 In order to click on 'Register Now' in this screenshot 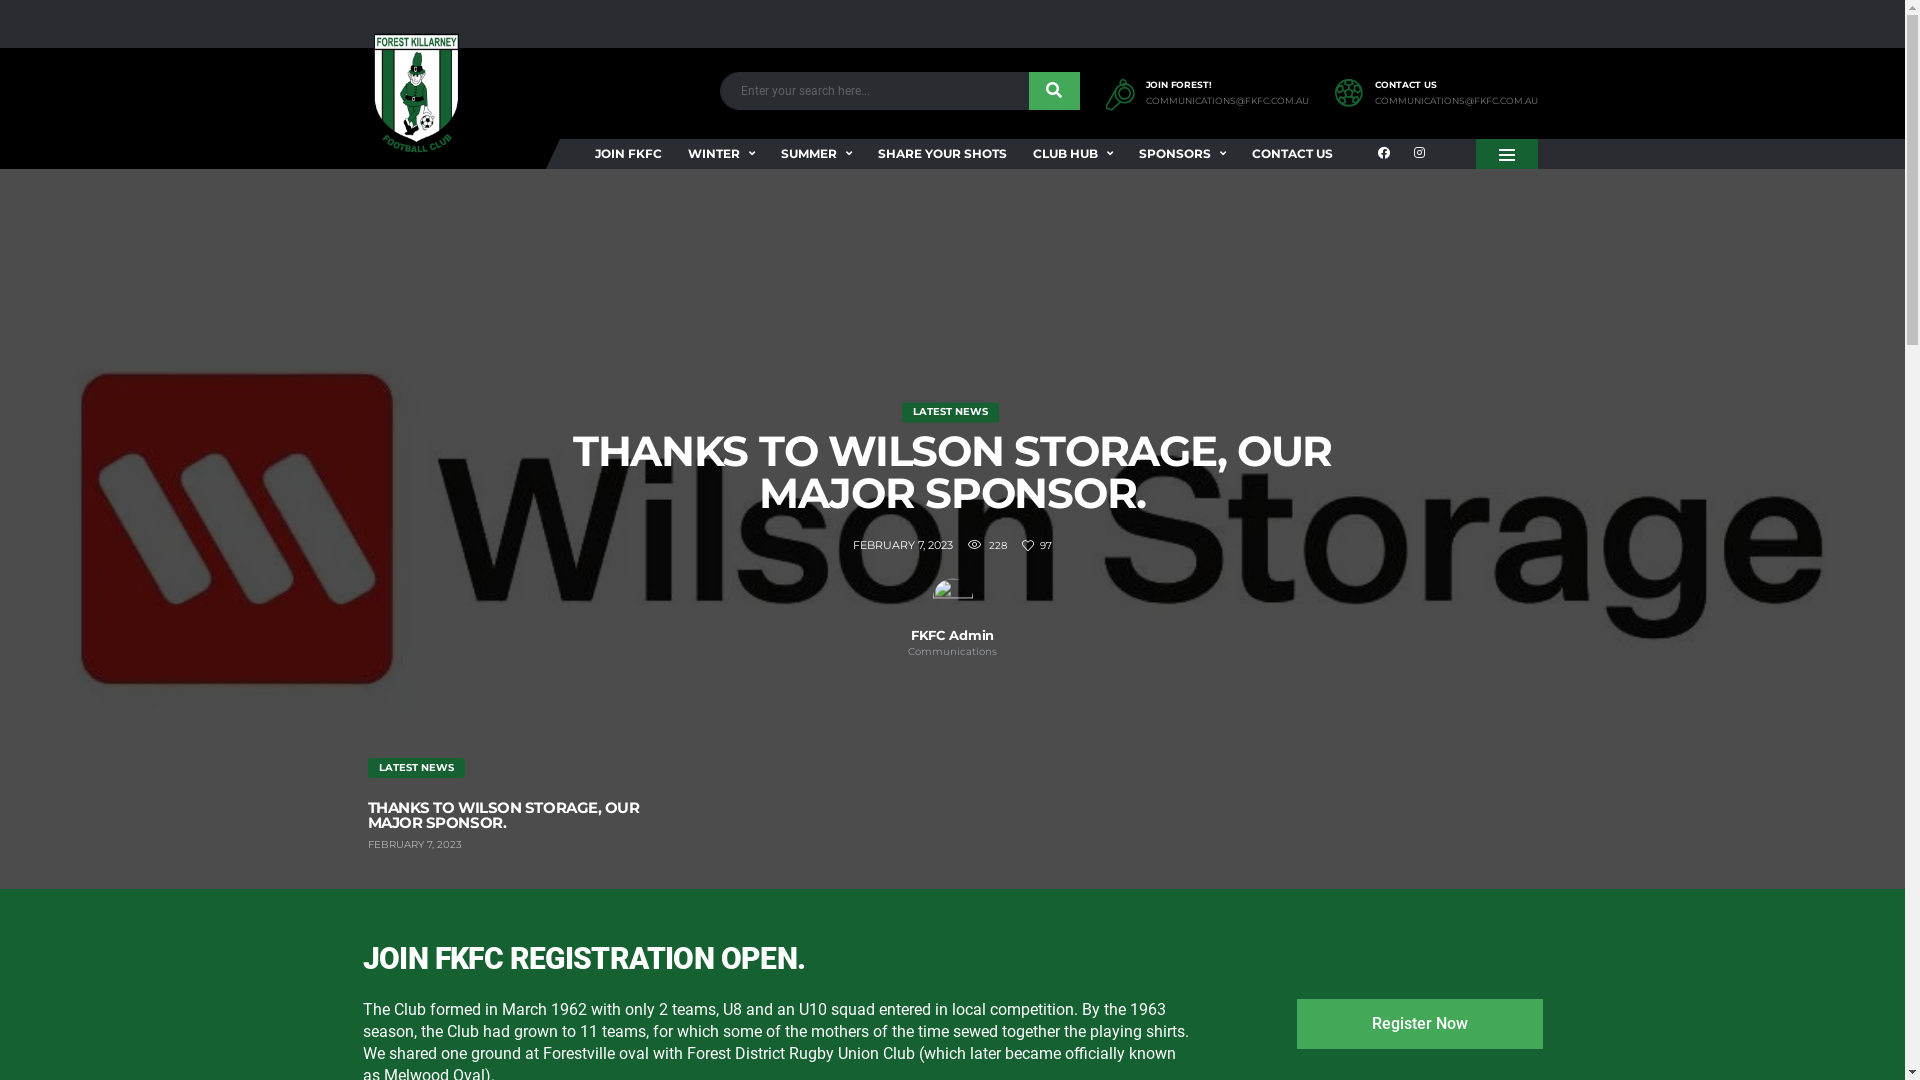, I will do `click(1418, 1023)`.